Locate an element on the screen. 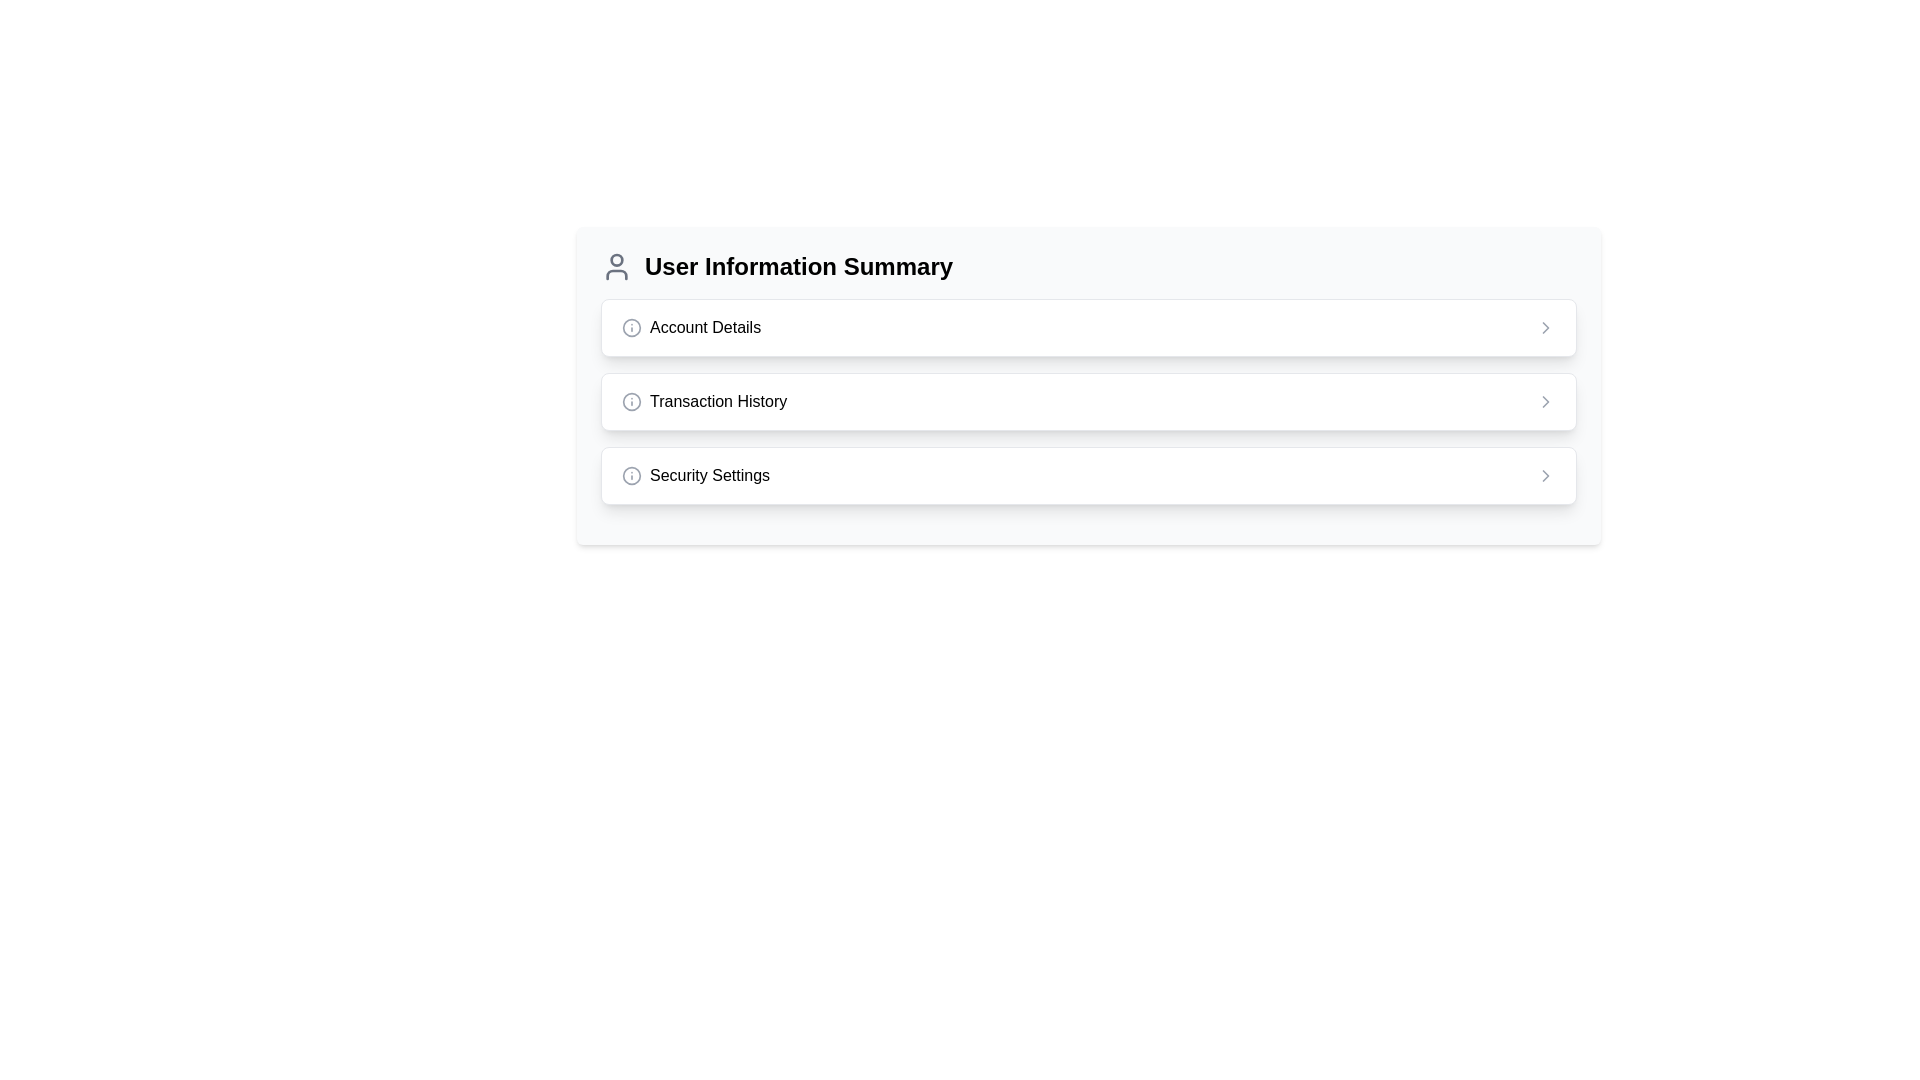  the circular icon with a thin border next to the 'Account Details' list item in the user information summary table is located at coordinates (631, 326).